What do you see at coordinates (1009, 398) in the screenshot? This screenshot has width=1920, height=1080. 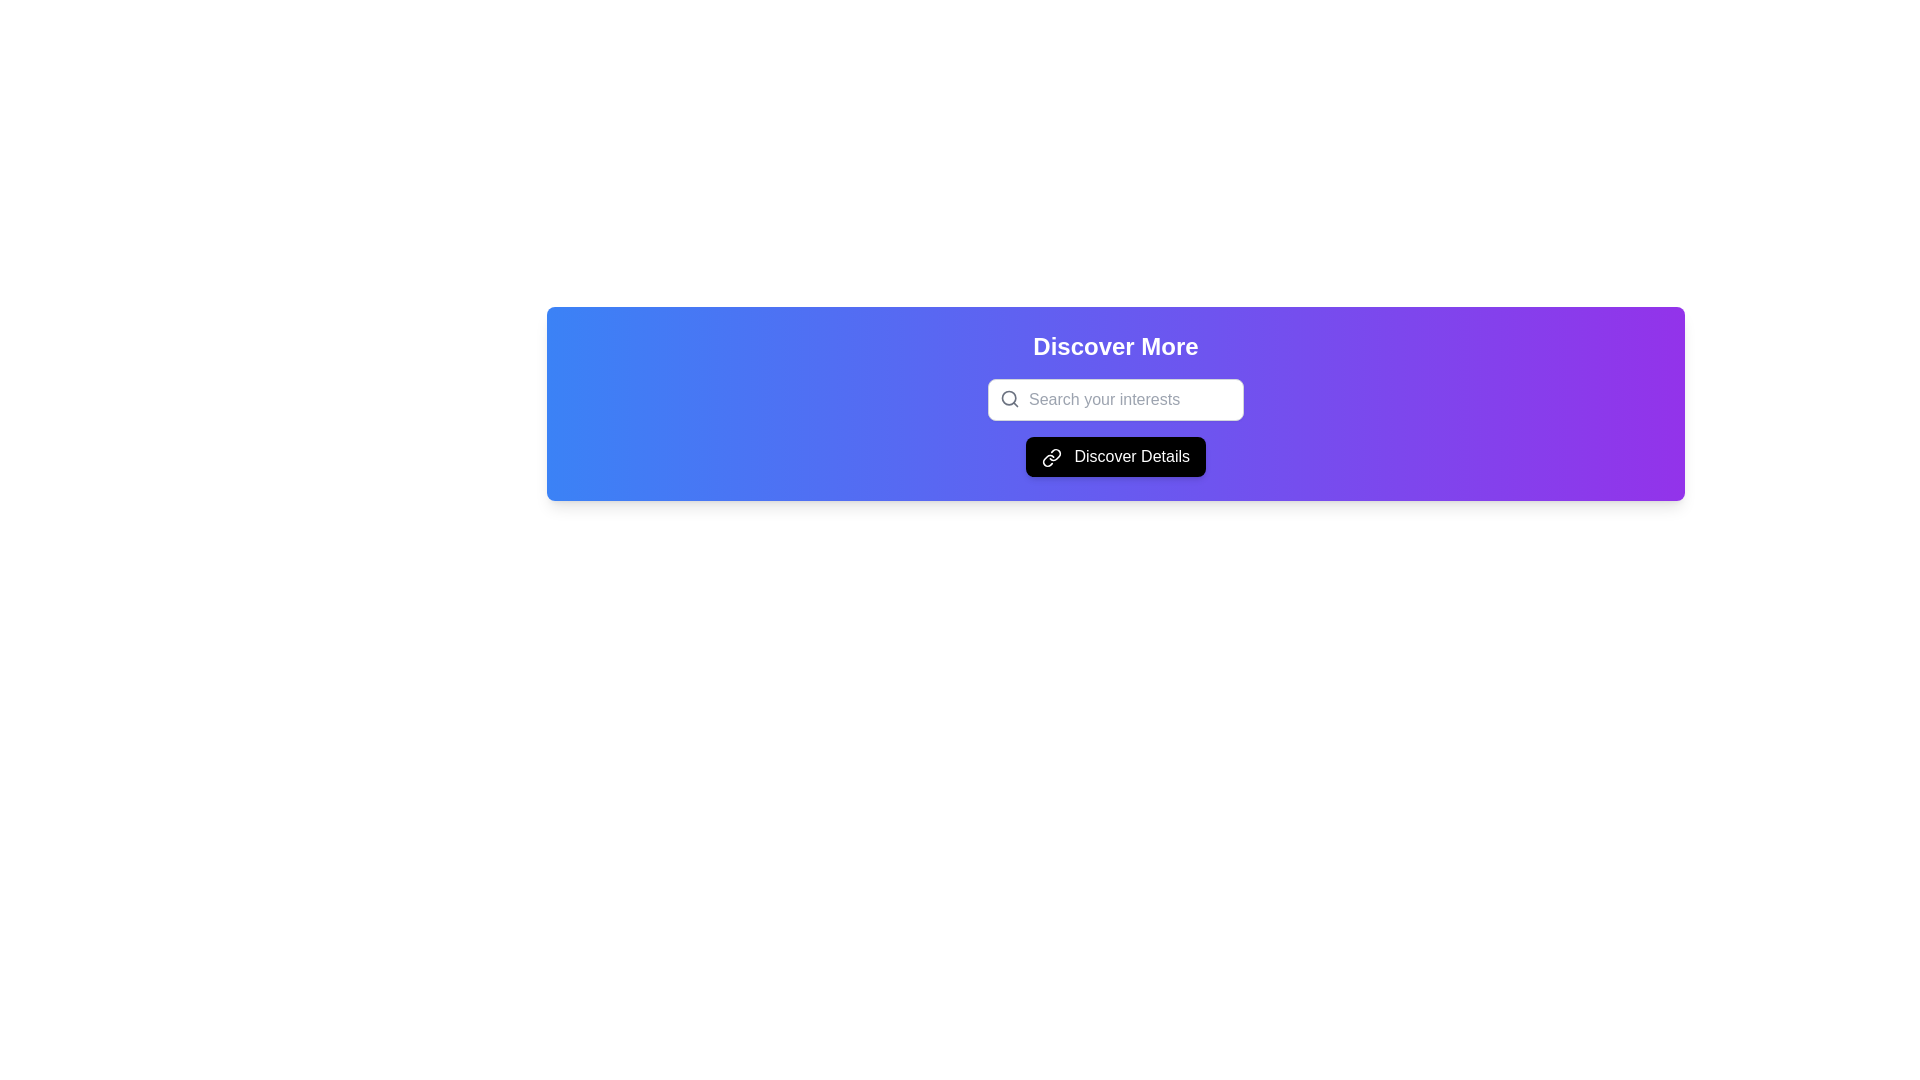 I see `the search icon element, which is a circular shape with a diagonal line resembling a magnifying glass, located on the left side of the 'Search your interests' text input box` at bounding box center [1009, 398].